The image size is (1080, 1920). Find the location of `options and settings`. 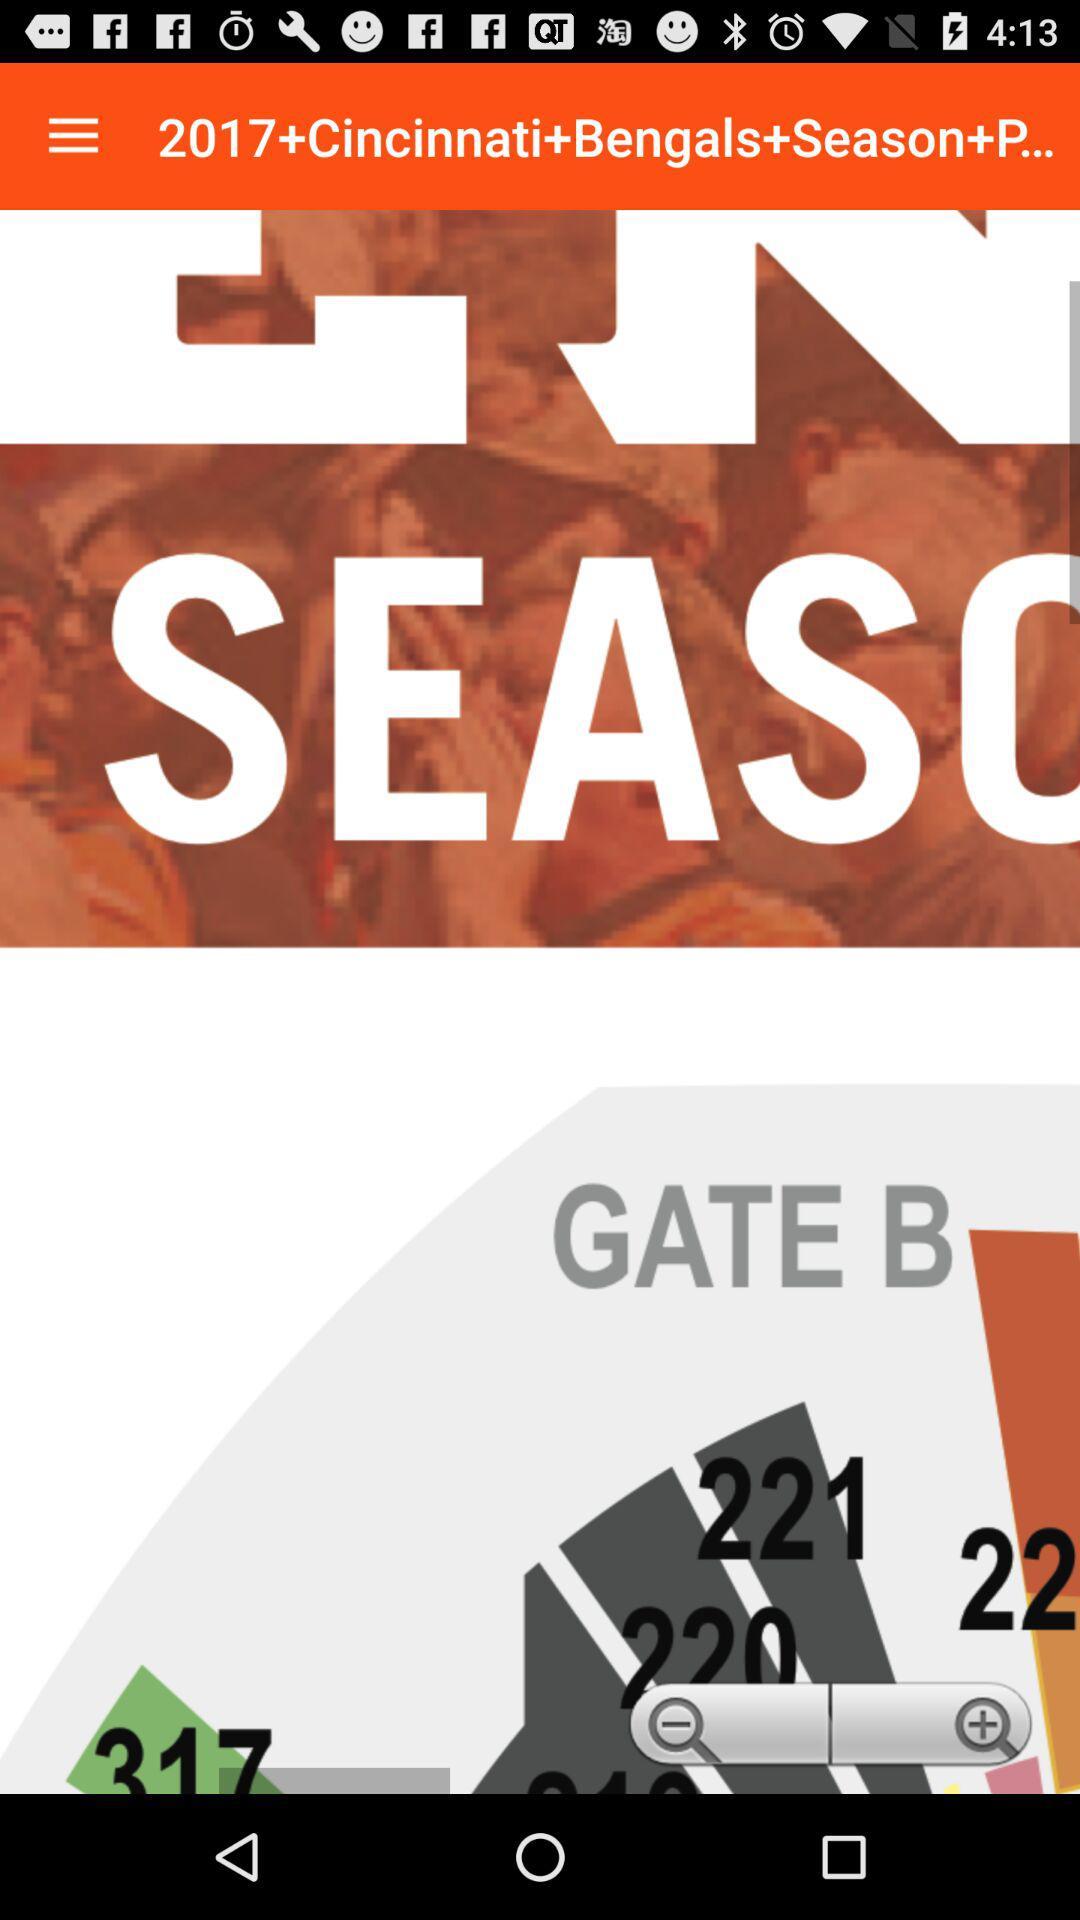

options and settings is located at coordinates (72, 135).